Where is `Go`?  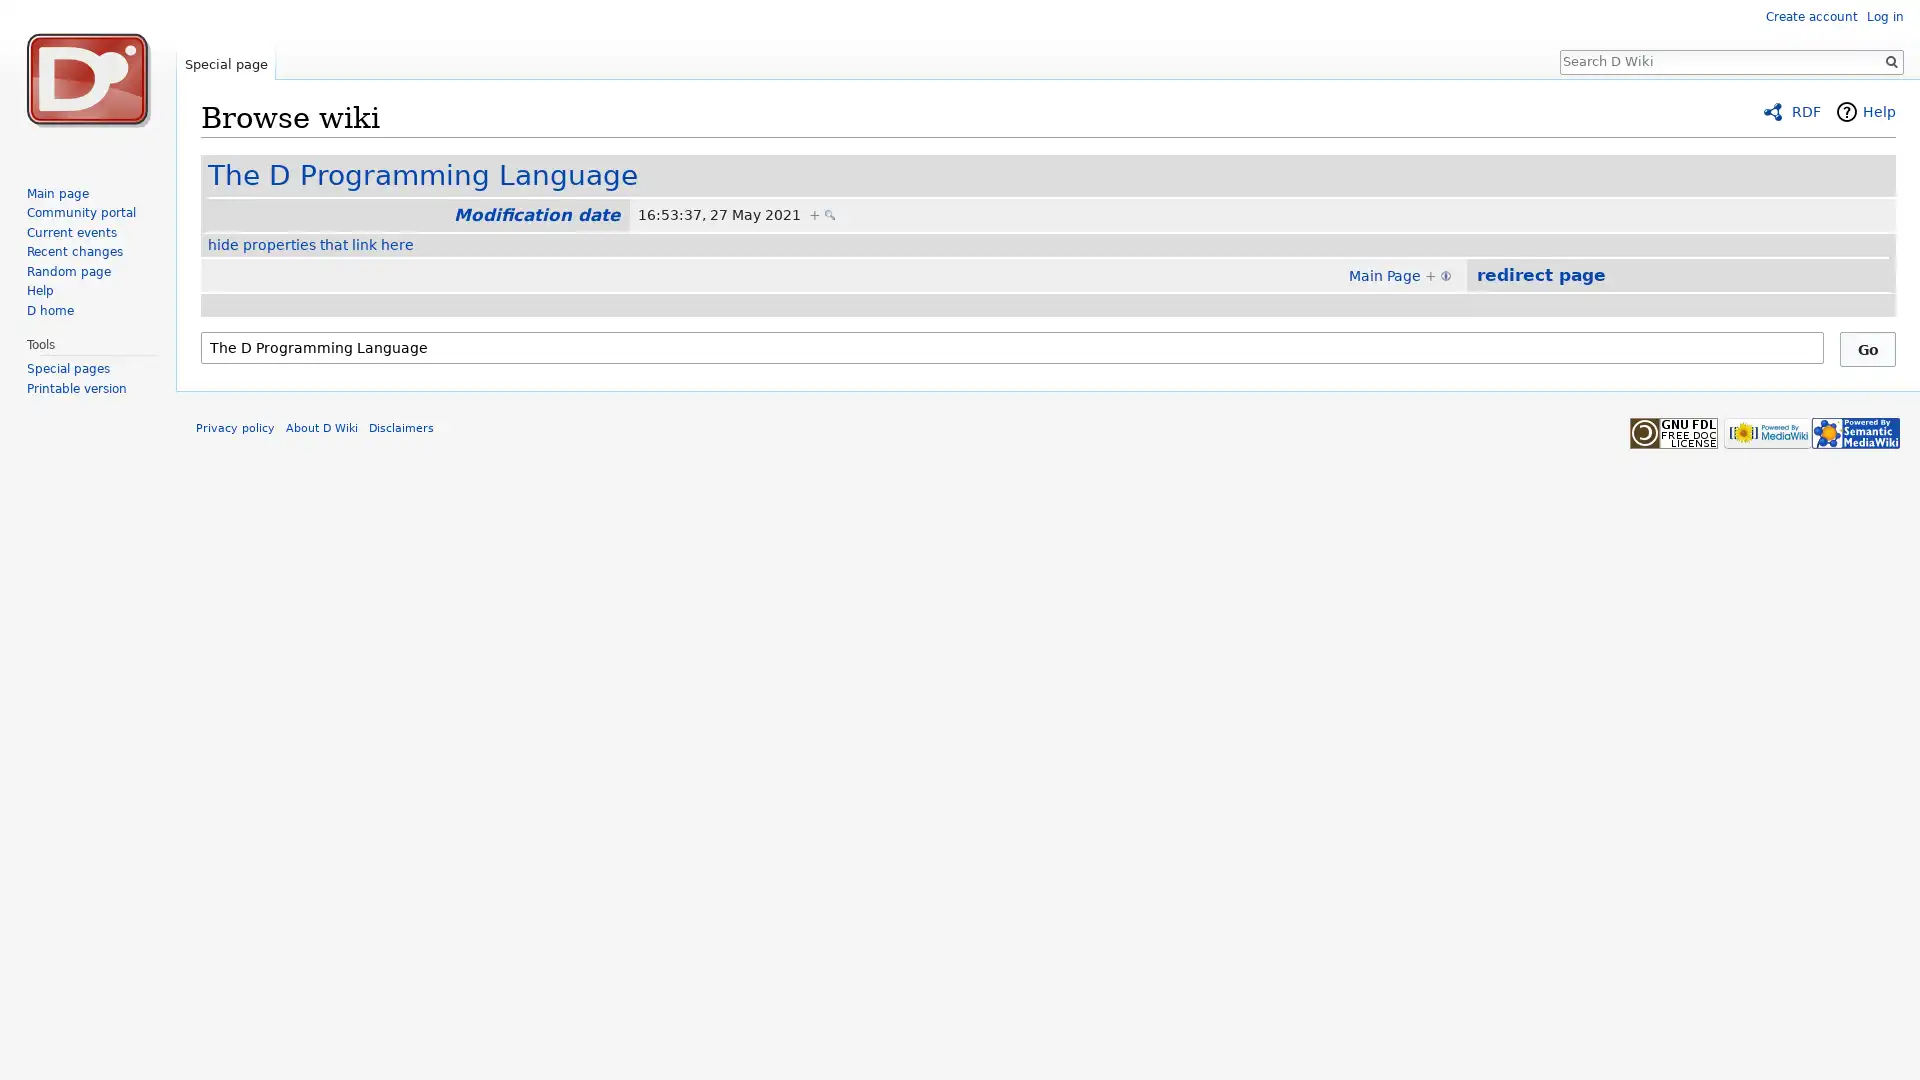
Go is located at coordinates (1866, 347).